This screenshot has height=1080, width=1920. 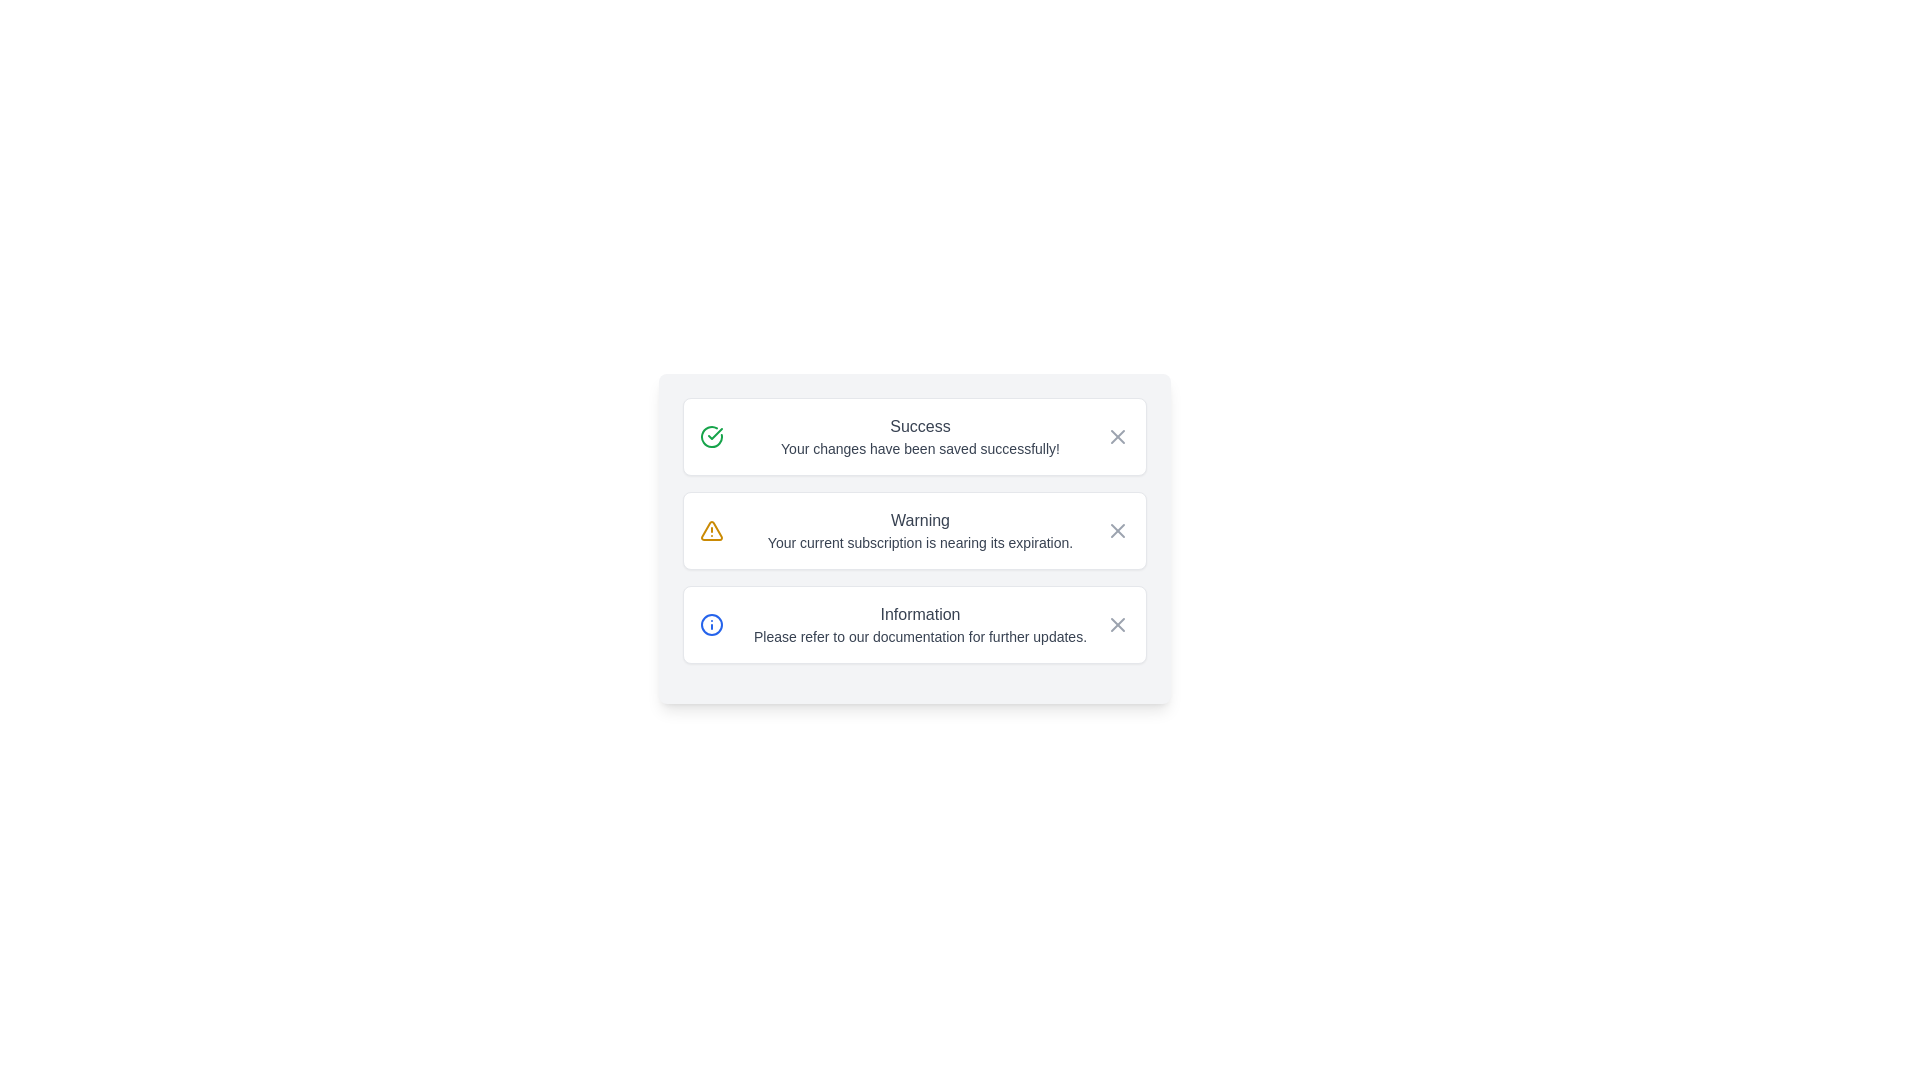 What do you see at coordinates (711, 623) in the screenshot?
I see `the SVG Circle Element that visually represents information or help, located next to the text 'Information' at the bottom of a vertical stack in a card layout` at bounding box center [711, 623].